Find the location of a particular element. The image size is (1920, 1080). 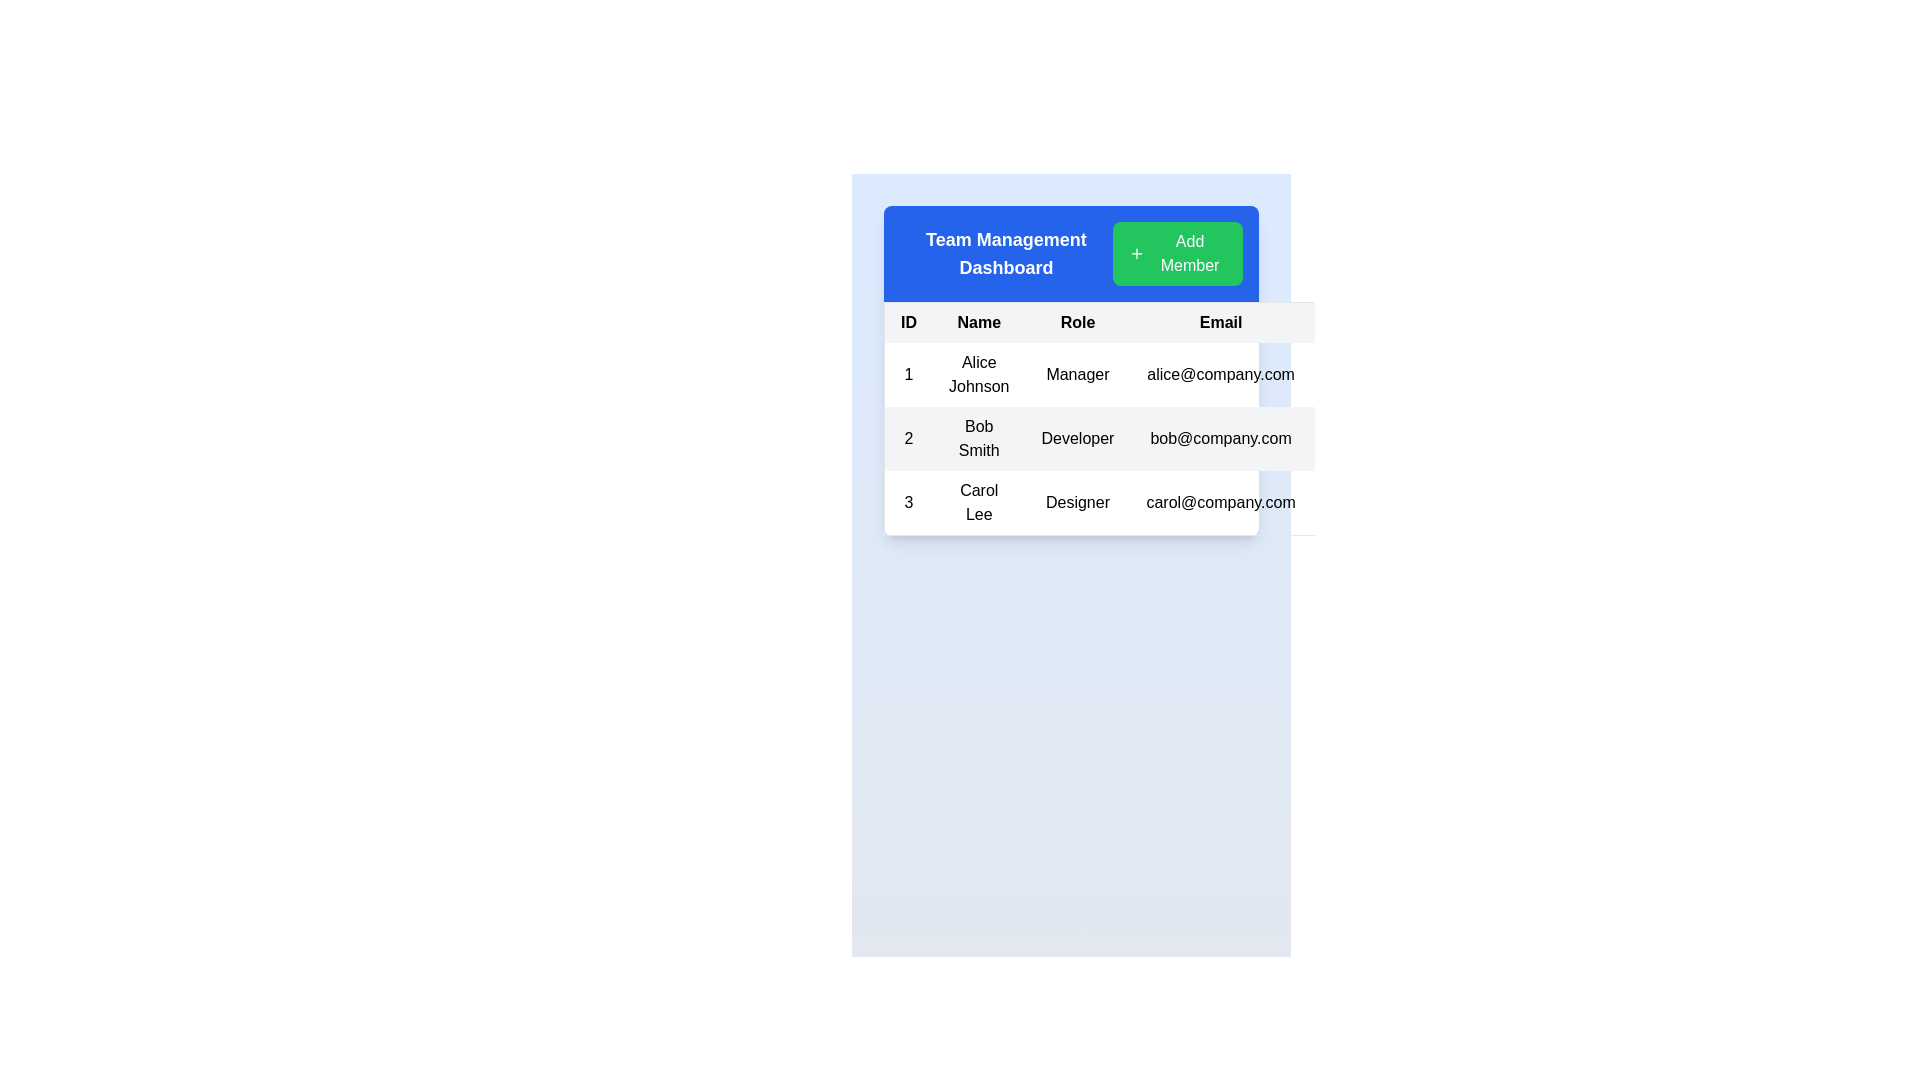

the static text label 'Name' which is styled with white text on a light gray background and serves as a column title in the header row of a table is located at coordinates (979, 321).